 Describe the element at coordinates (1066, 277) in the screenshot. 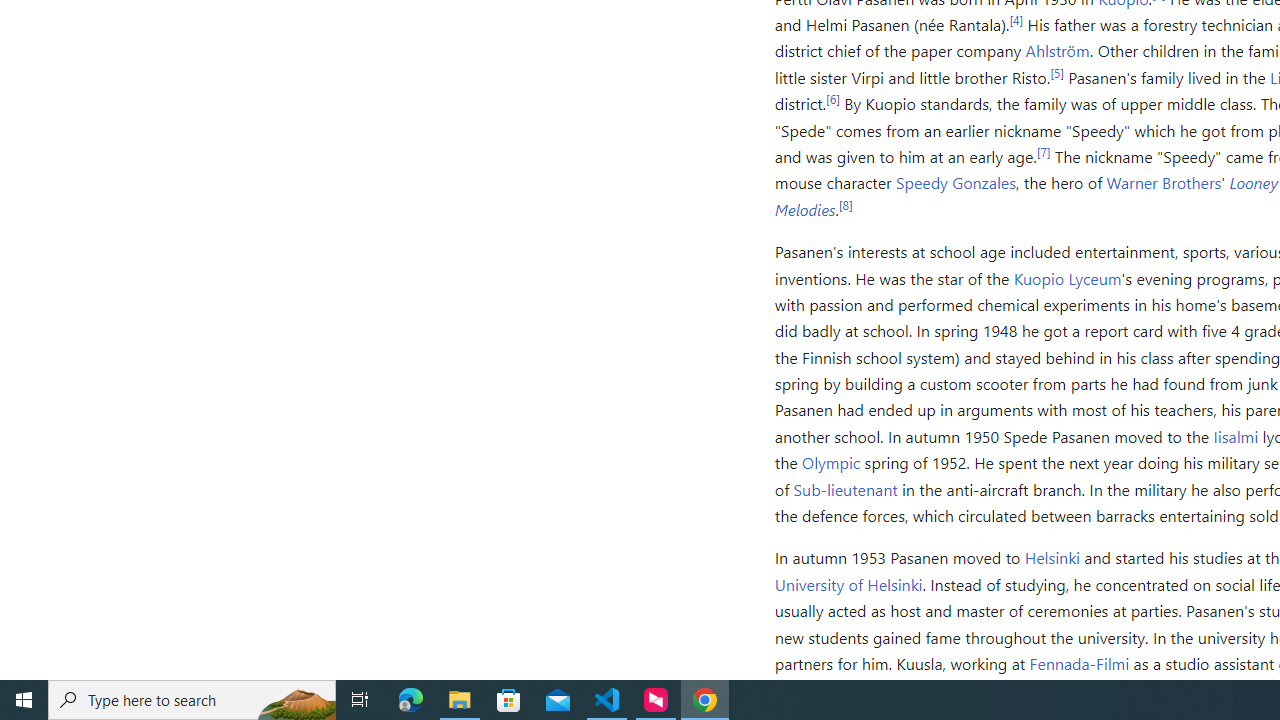

I see `'Kuopio Lyceum'` at that location.